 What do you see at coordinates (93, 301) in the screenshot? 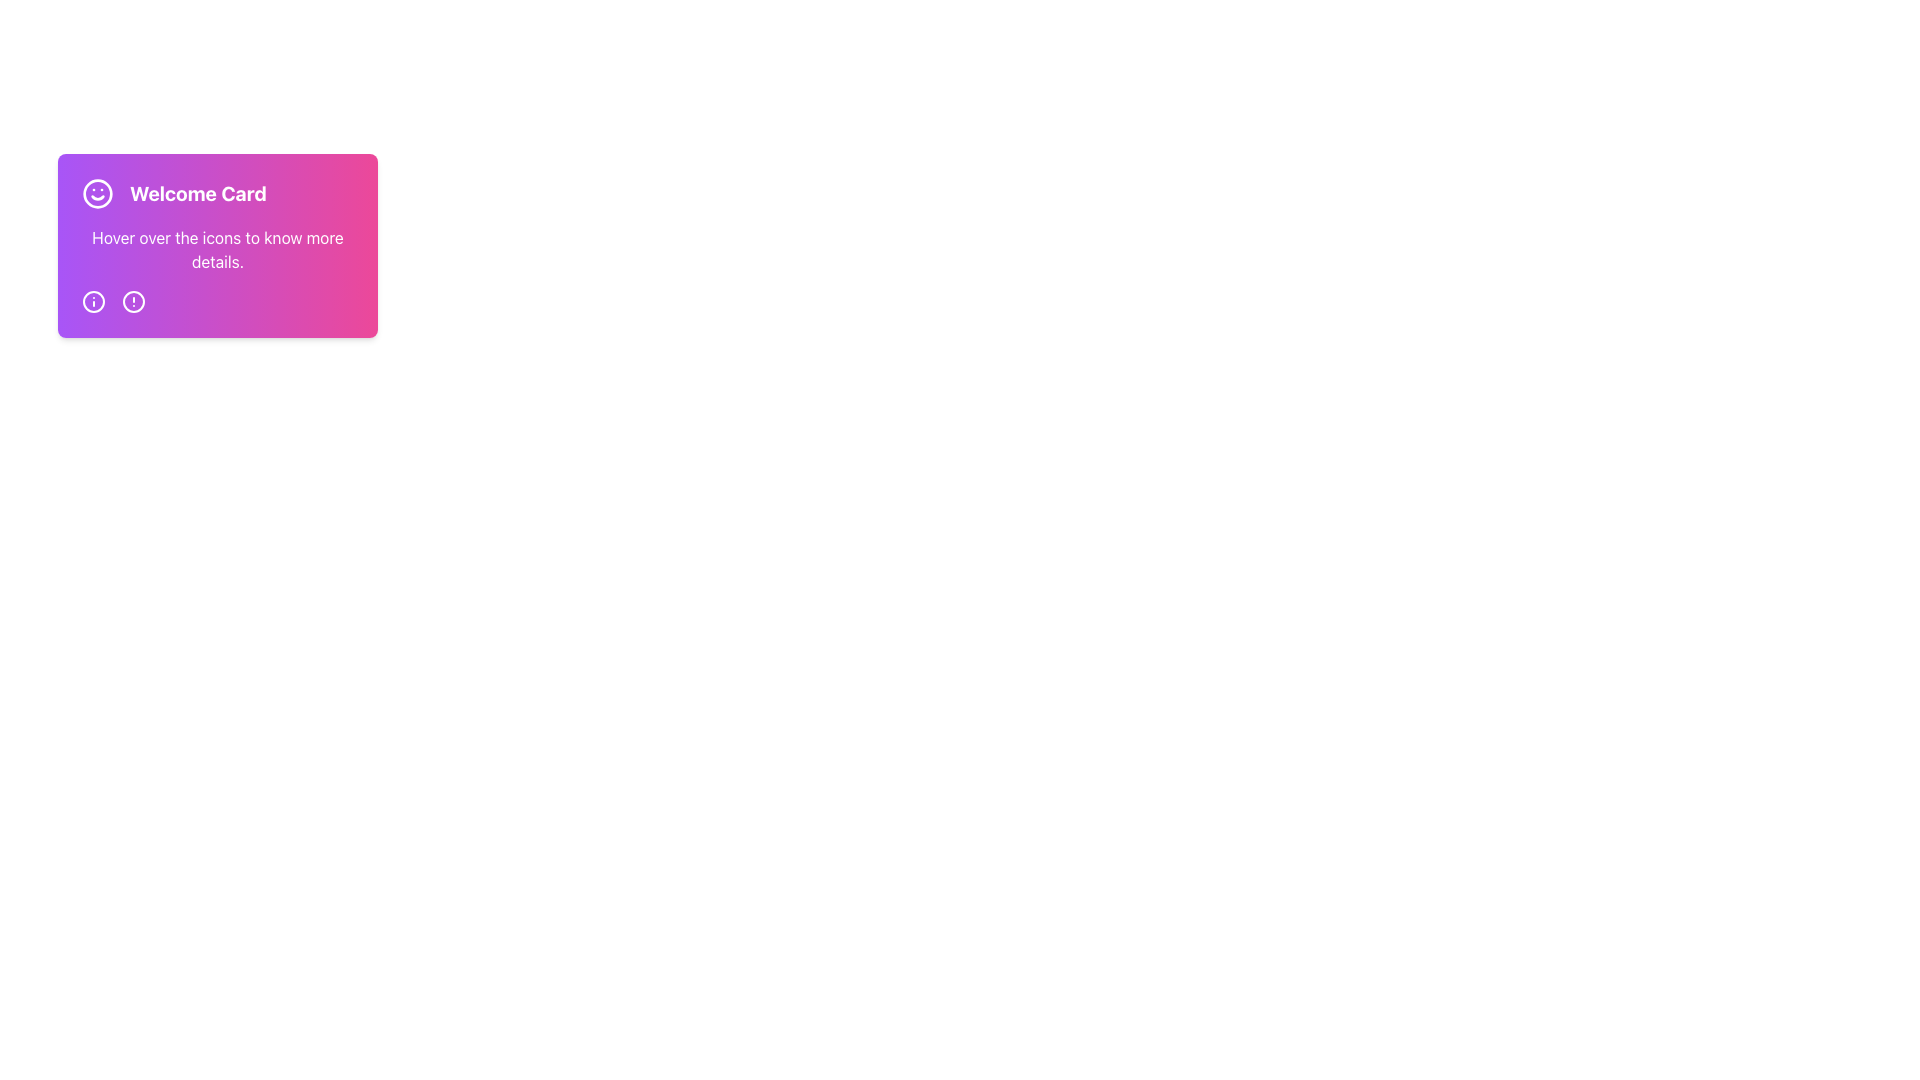
I see `the circular decorative graphic icon located at the bottom of the 'Welcome Card', which indicates additional details or help content is available` at bounding box center [93, 301].